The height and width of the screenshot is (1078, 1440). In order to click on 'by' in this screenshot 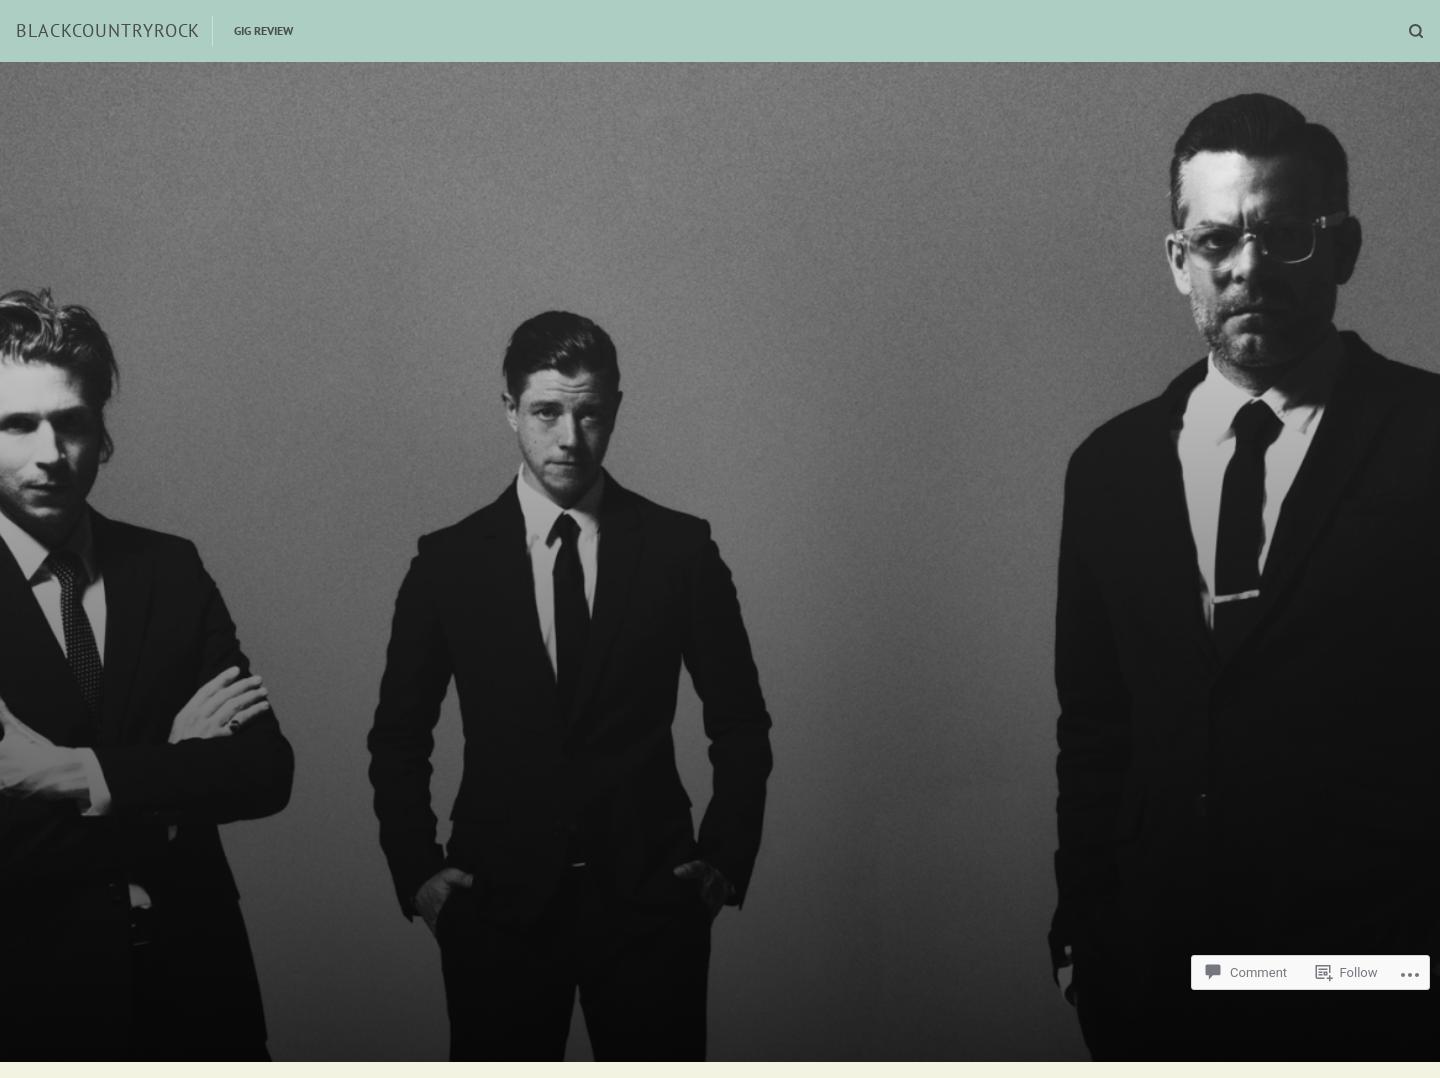, I will do `click(837, 758)`.